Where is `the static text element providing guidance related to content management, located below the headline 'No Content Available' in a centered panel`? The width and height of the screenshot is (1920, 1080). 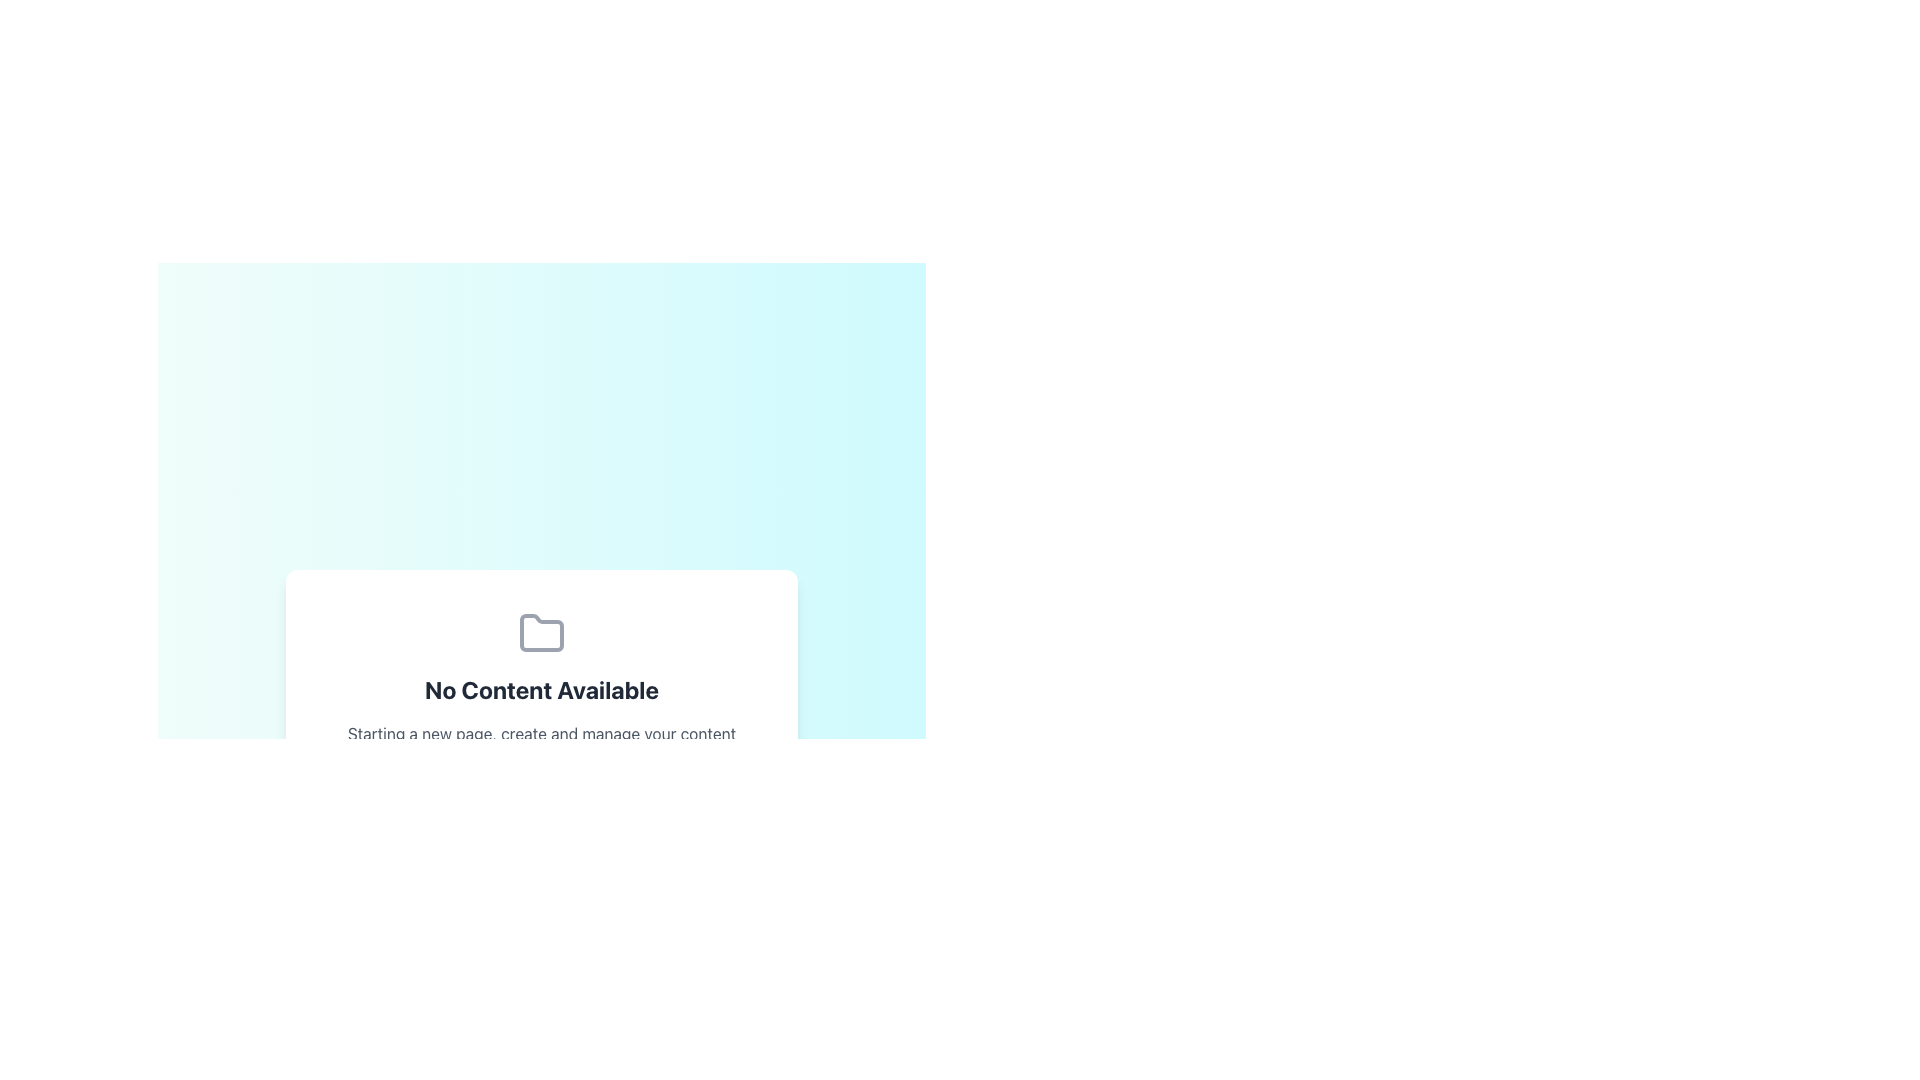 the static text element providing guidance related to content management, located below the headline 'No Content Available' in a centered panel is located at coordinates (542, 745).